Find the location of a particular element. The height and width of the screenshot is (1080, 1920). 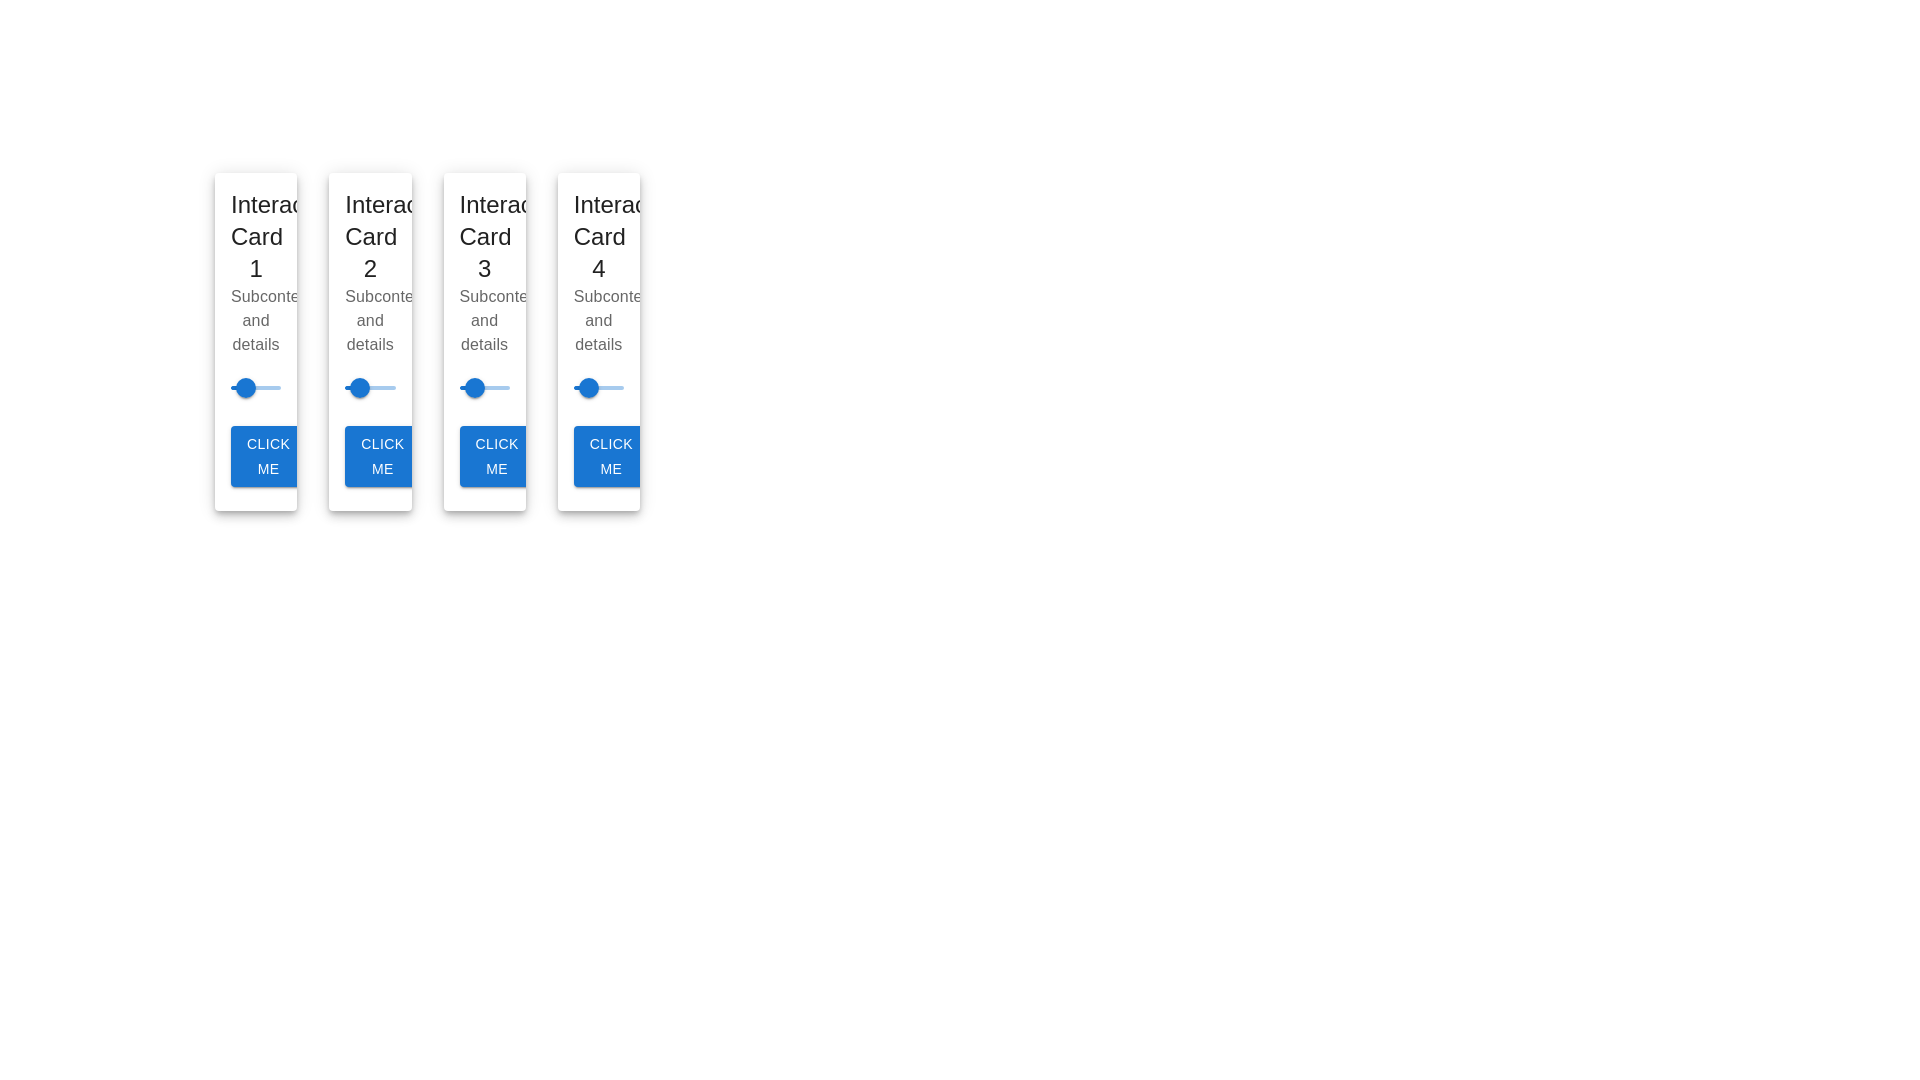

the first knob on the second horizontal slider in 'Interact Card 2' is located at coordinates (360, 388).